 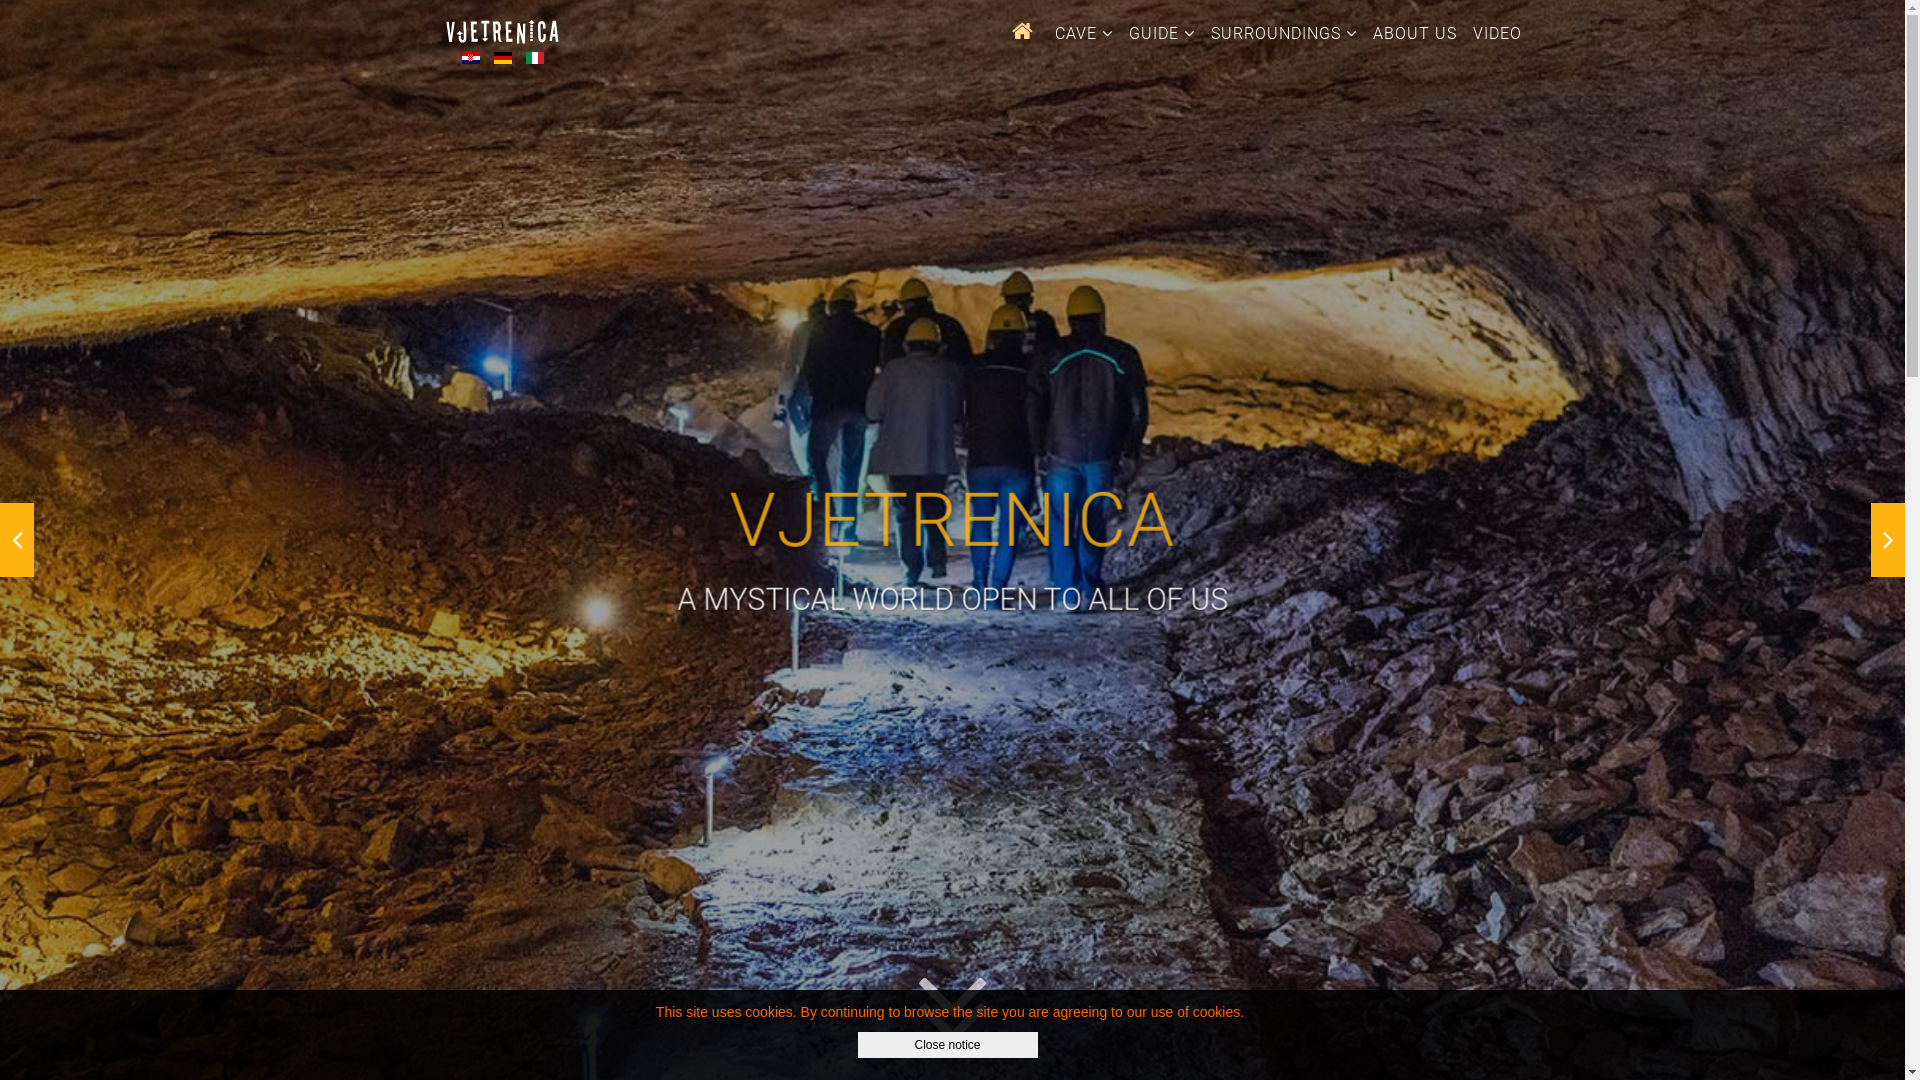 I want to click on 'Hrvatski', so click(x=469, y=56).